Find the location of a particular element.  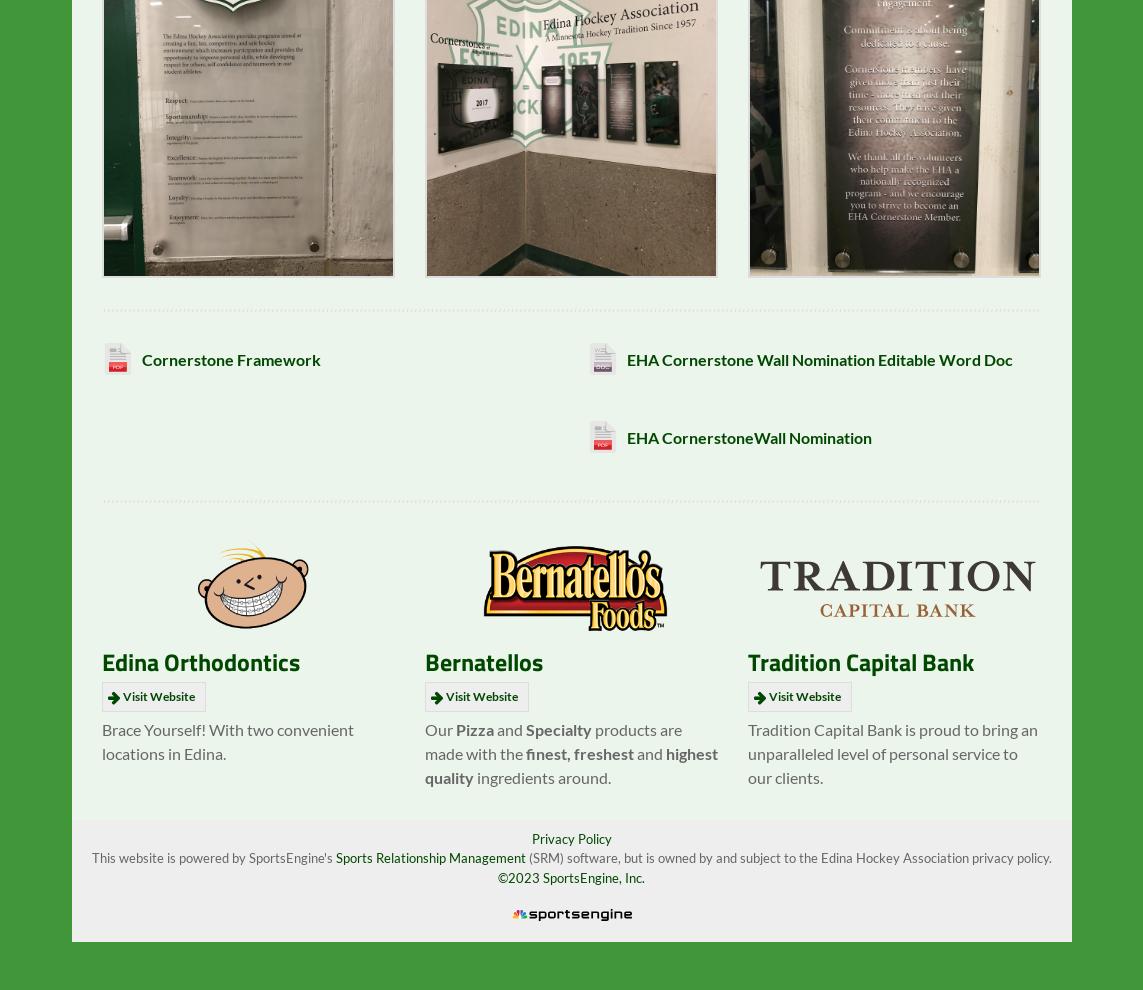

'©2023 SportsEngine, Inc.' is located at coordinates (571, 891).